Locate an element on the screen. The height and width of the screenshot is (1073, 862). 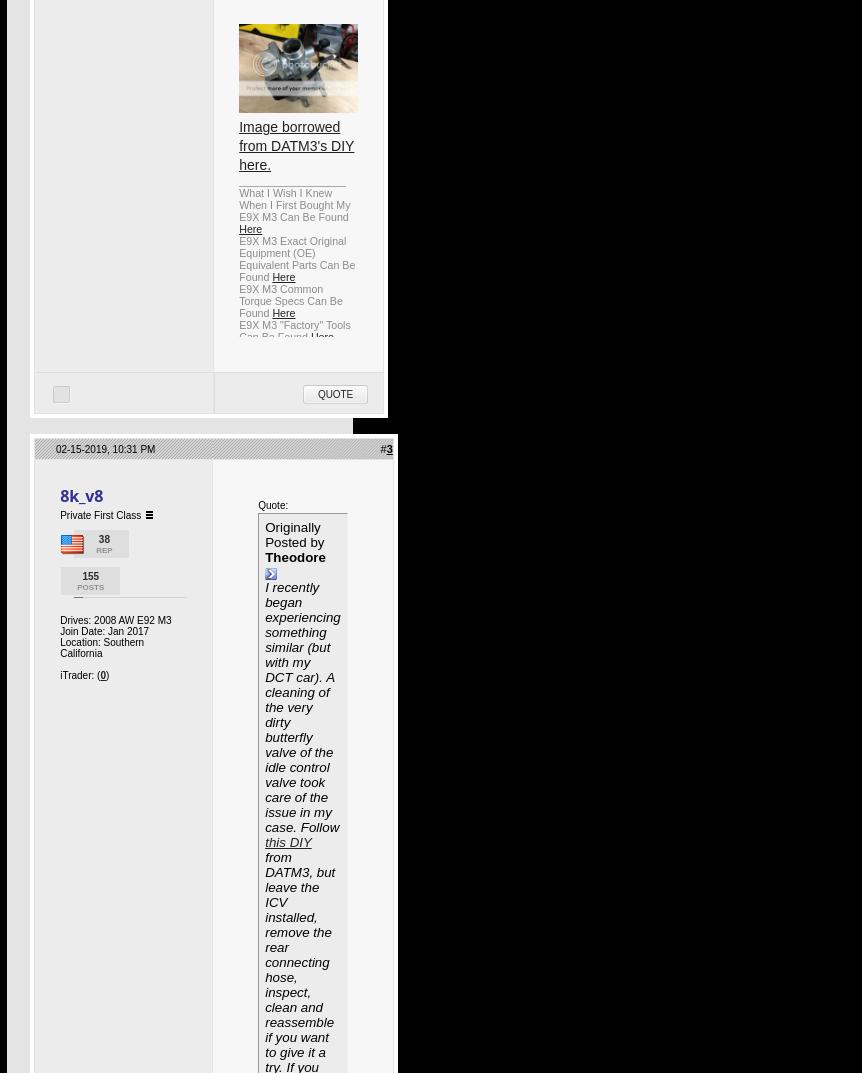
'E9X M3 Common Torque Specs Can Be Found' is located at coordinates (290, 300).